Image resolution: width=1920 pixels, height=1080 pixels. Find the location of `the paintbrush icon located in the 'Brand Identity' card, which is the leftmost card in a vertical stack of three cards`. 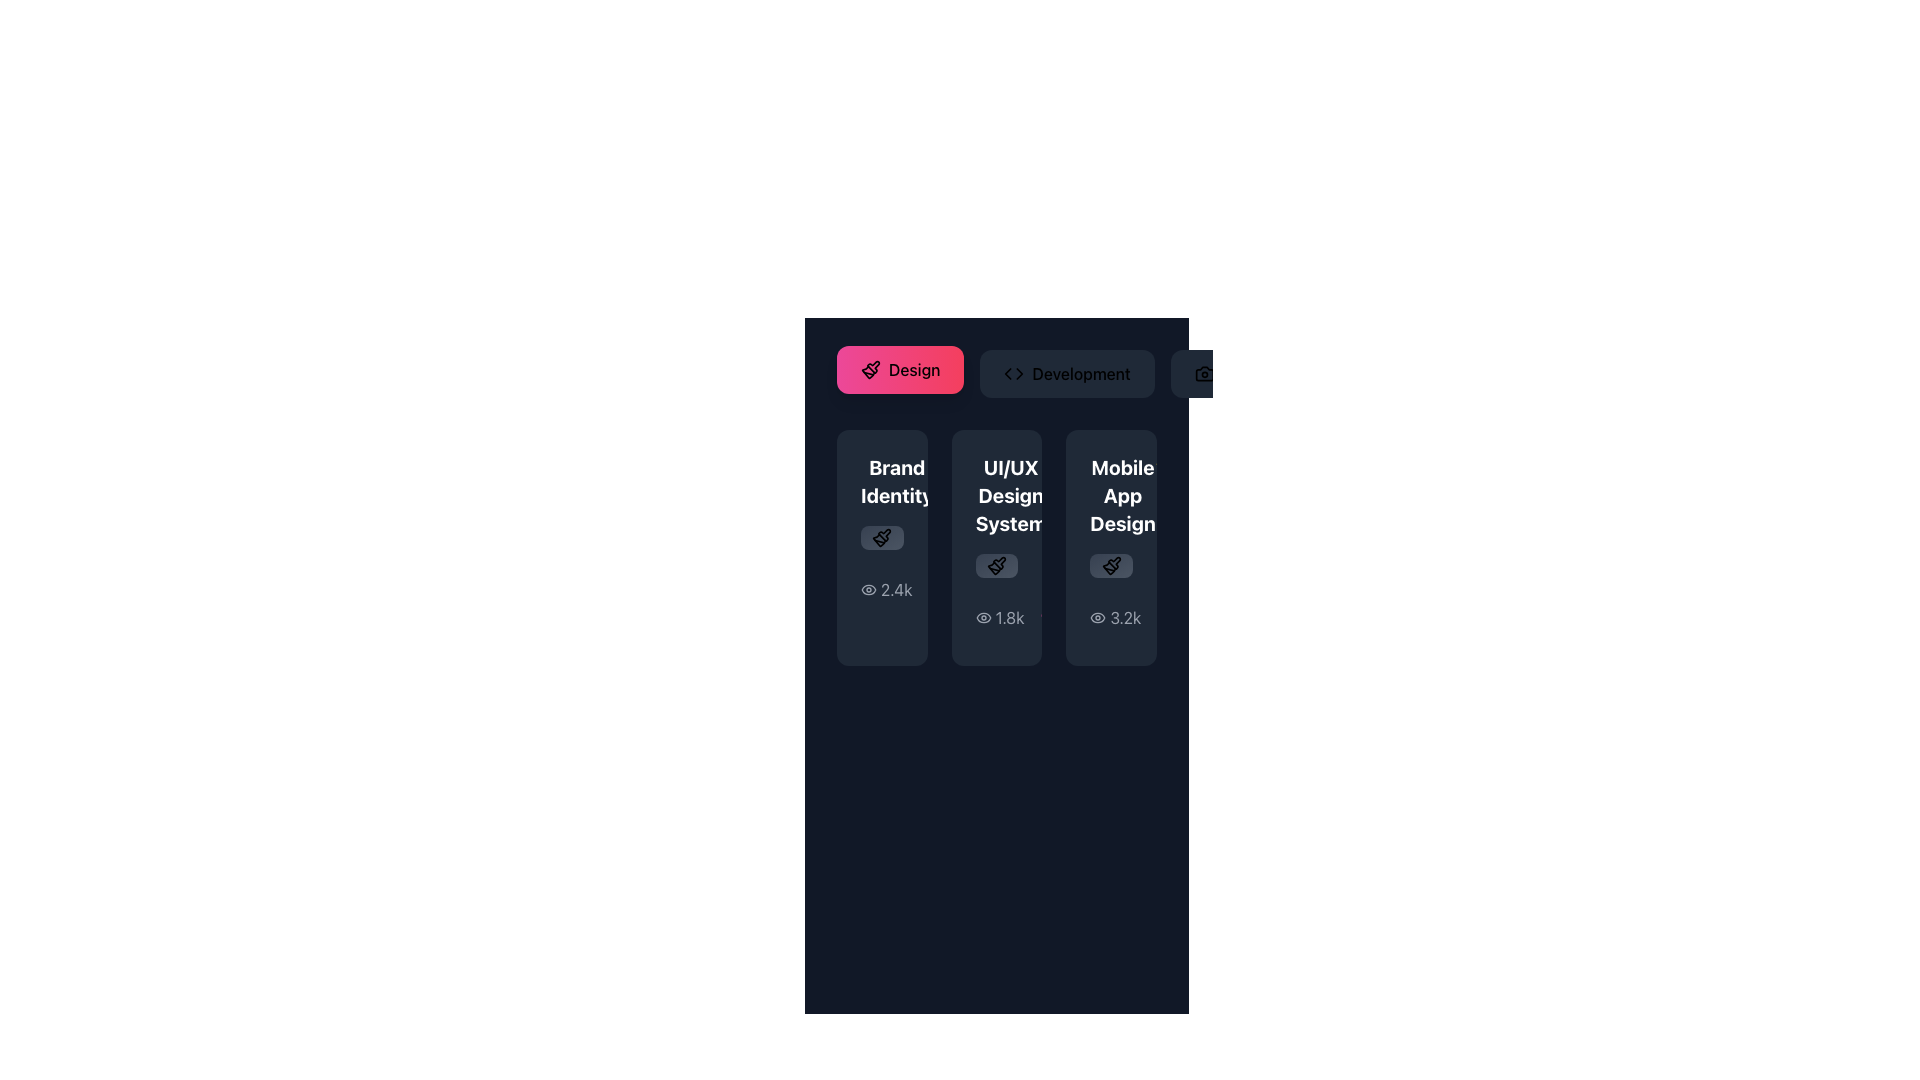

the paintbrush icon located in the 'Brand Identity' card, which is the leftmost card in a vertical stack of three cards is located at coordinates (883, 534).